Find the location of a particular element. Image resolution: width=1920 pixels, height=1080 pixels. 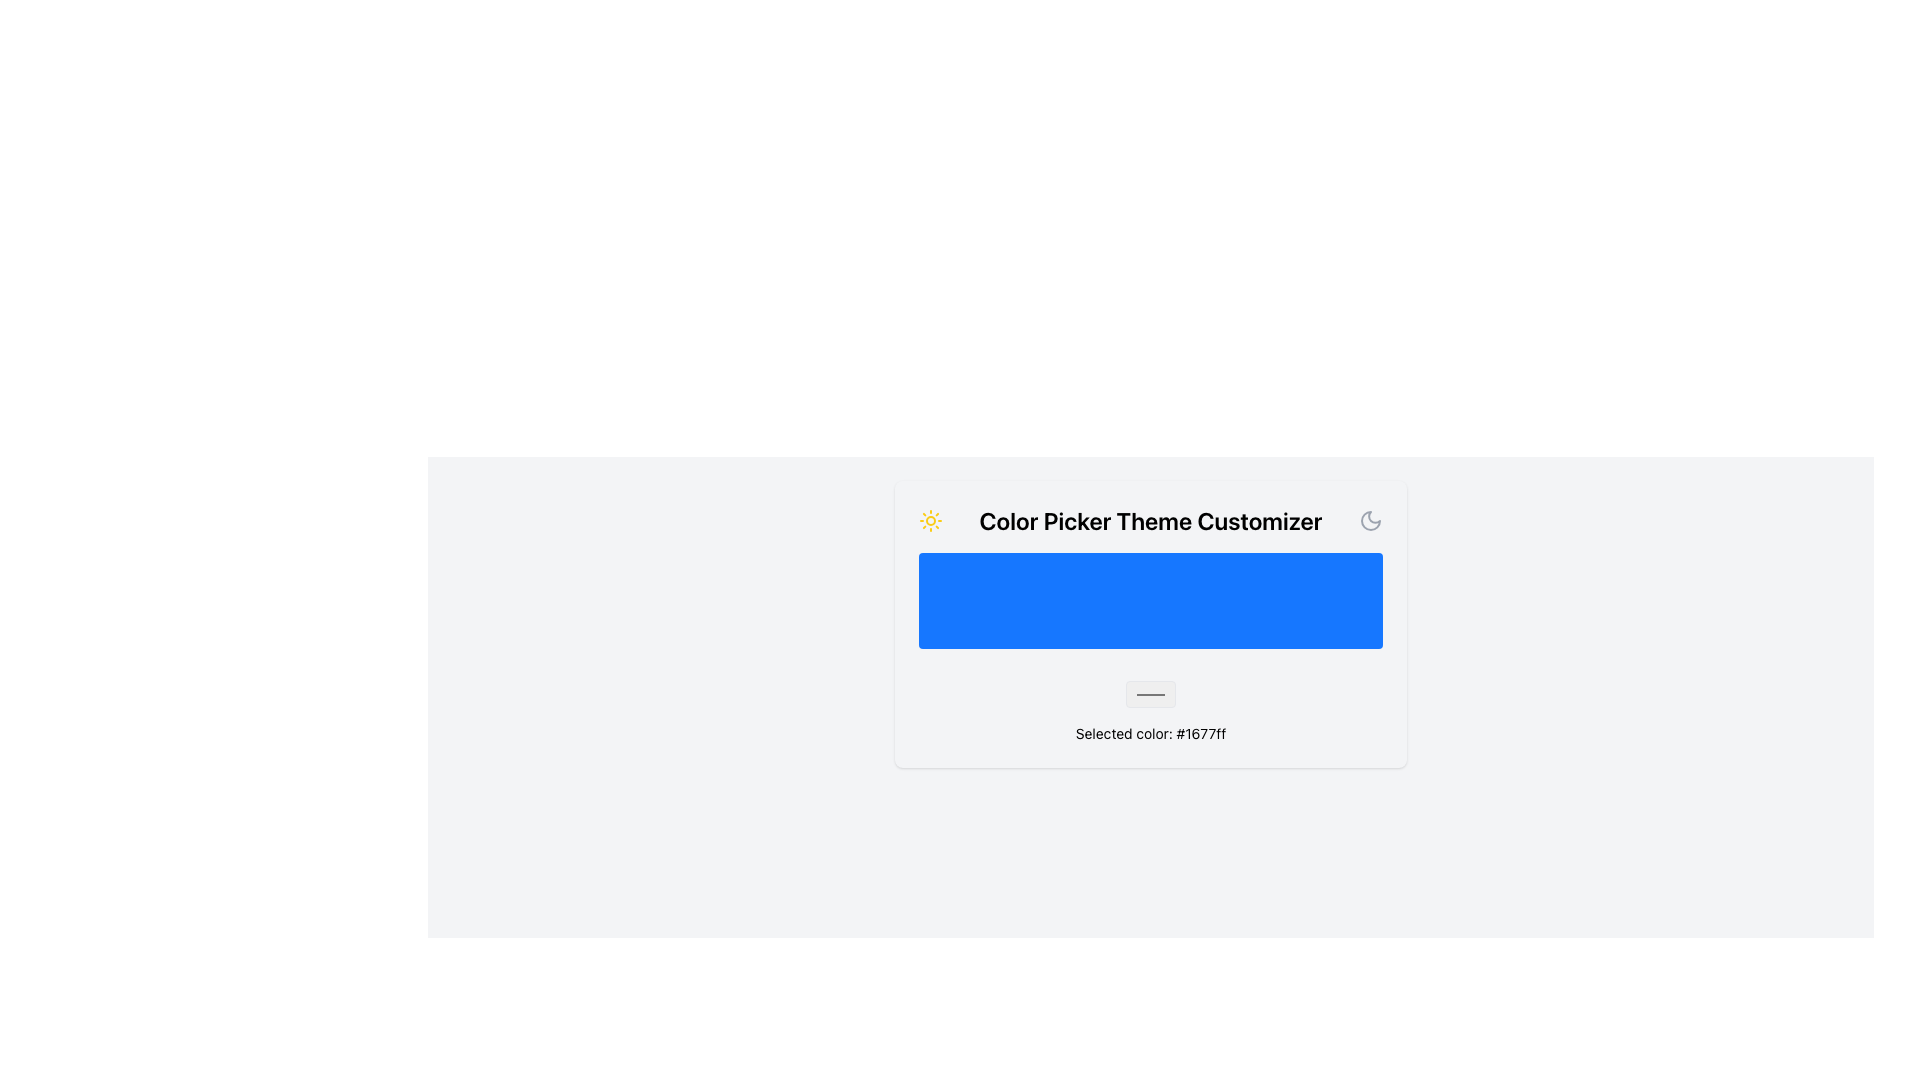

the crescent moon icon located at the top left corner of the 'Color Picker Theme Customizer' panel, which symbolizes a nighttime or dark theme is located at coordinates (1370, 519).